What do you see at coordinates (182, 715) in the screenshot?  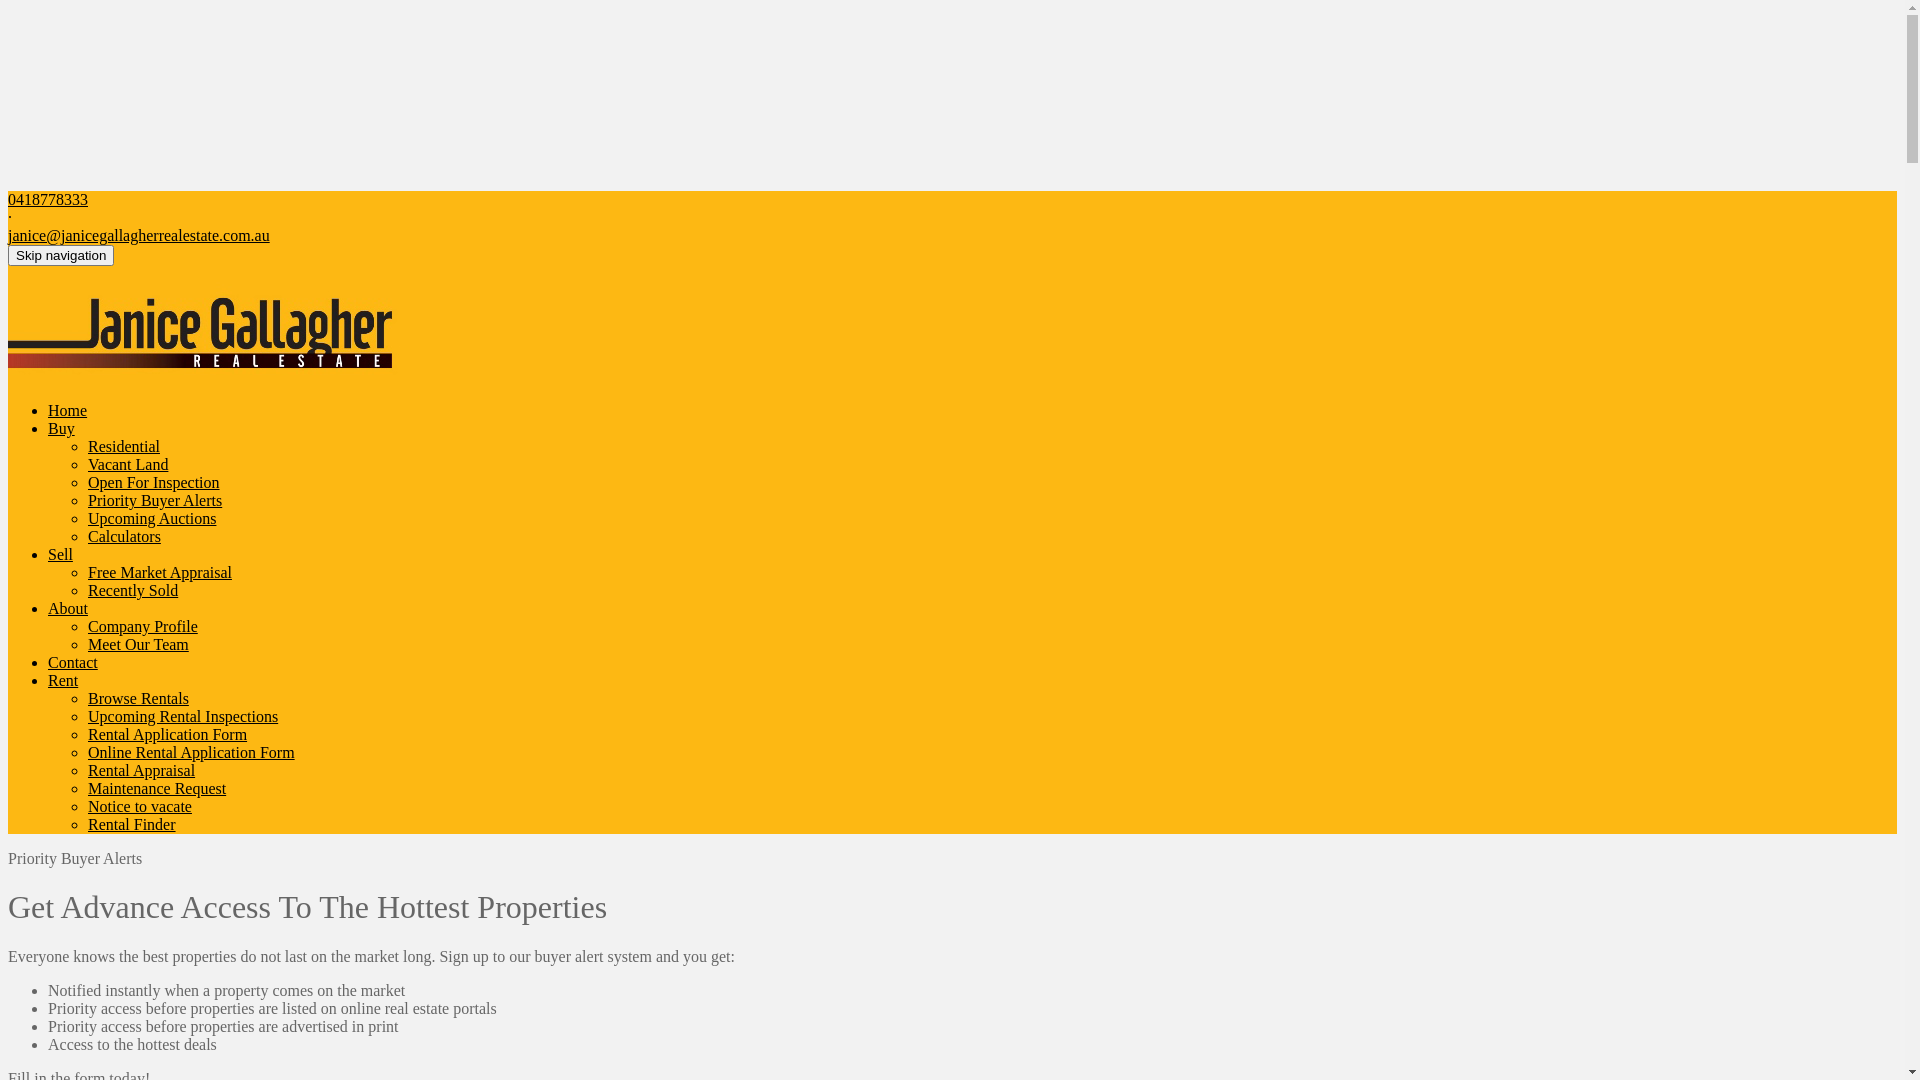 I see `'Upcoming Rental Inspections'` at bounding box center [182, 715].